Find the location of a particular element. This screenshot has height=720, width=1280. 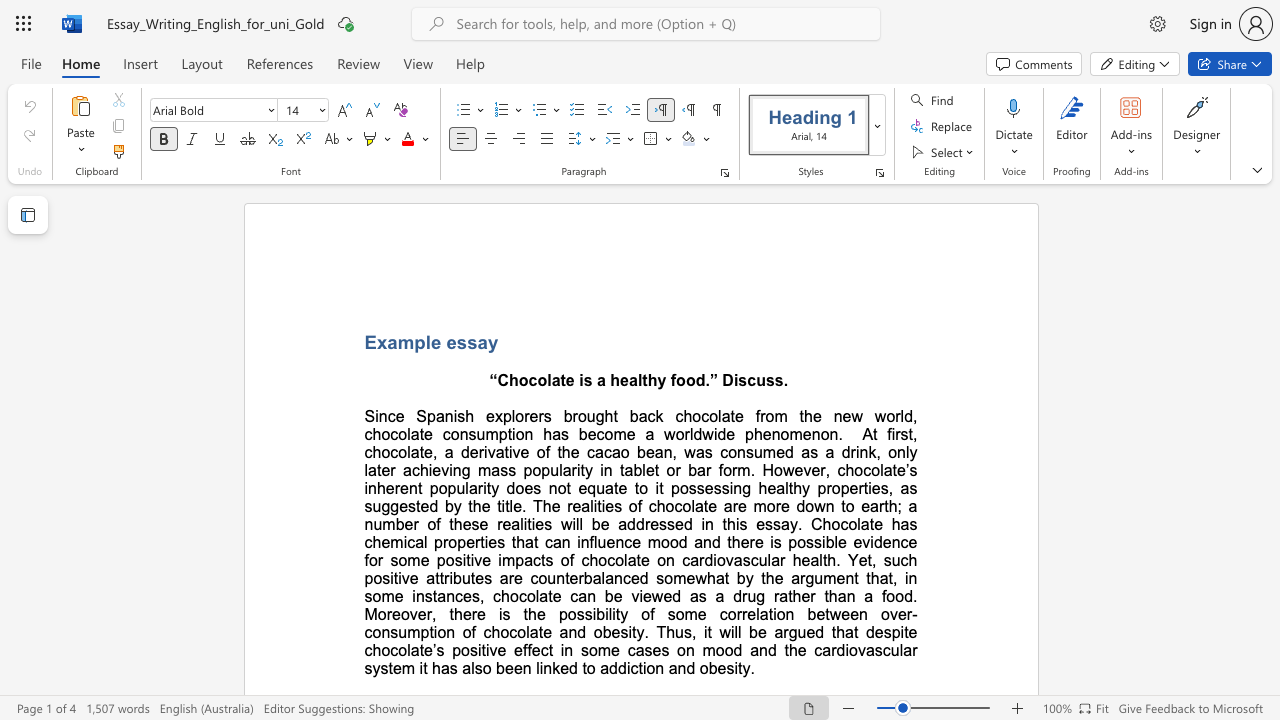

the subset text "what by" within the text "somewhat by" is located at coordinates (695, 578).